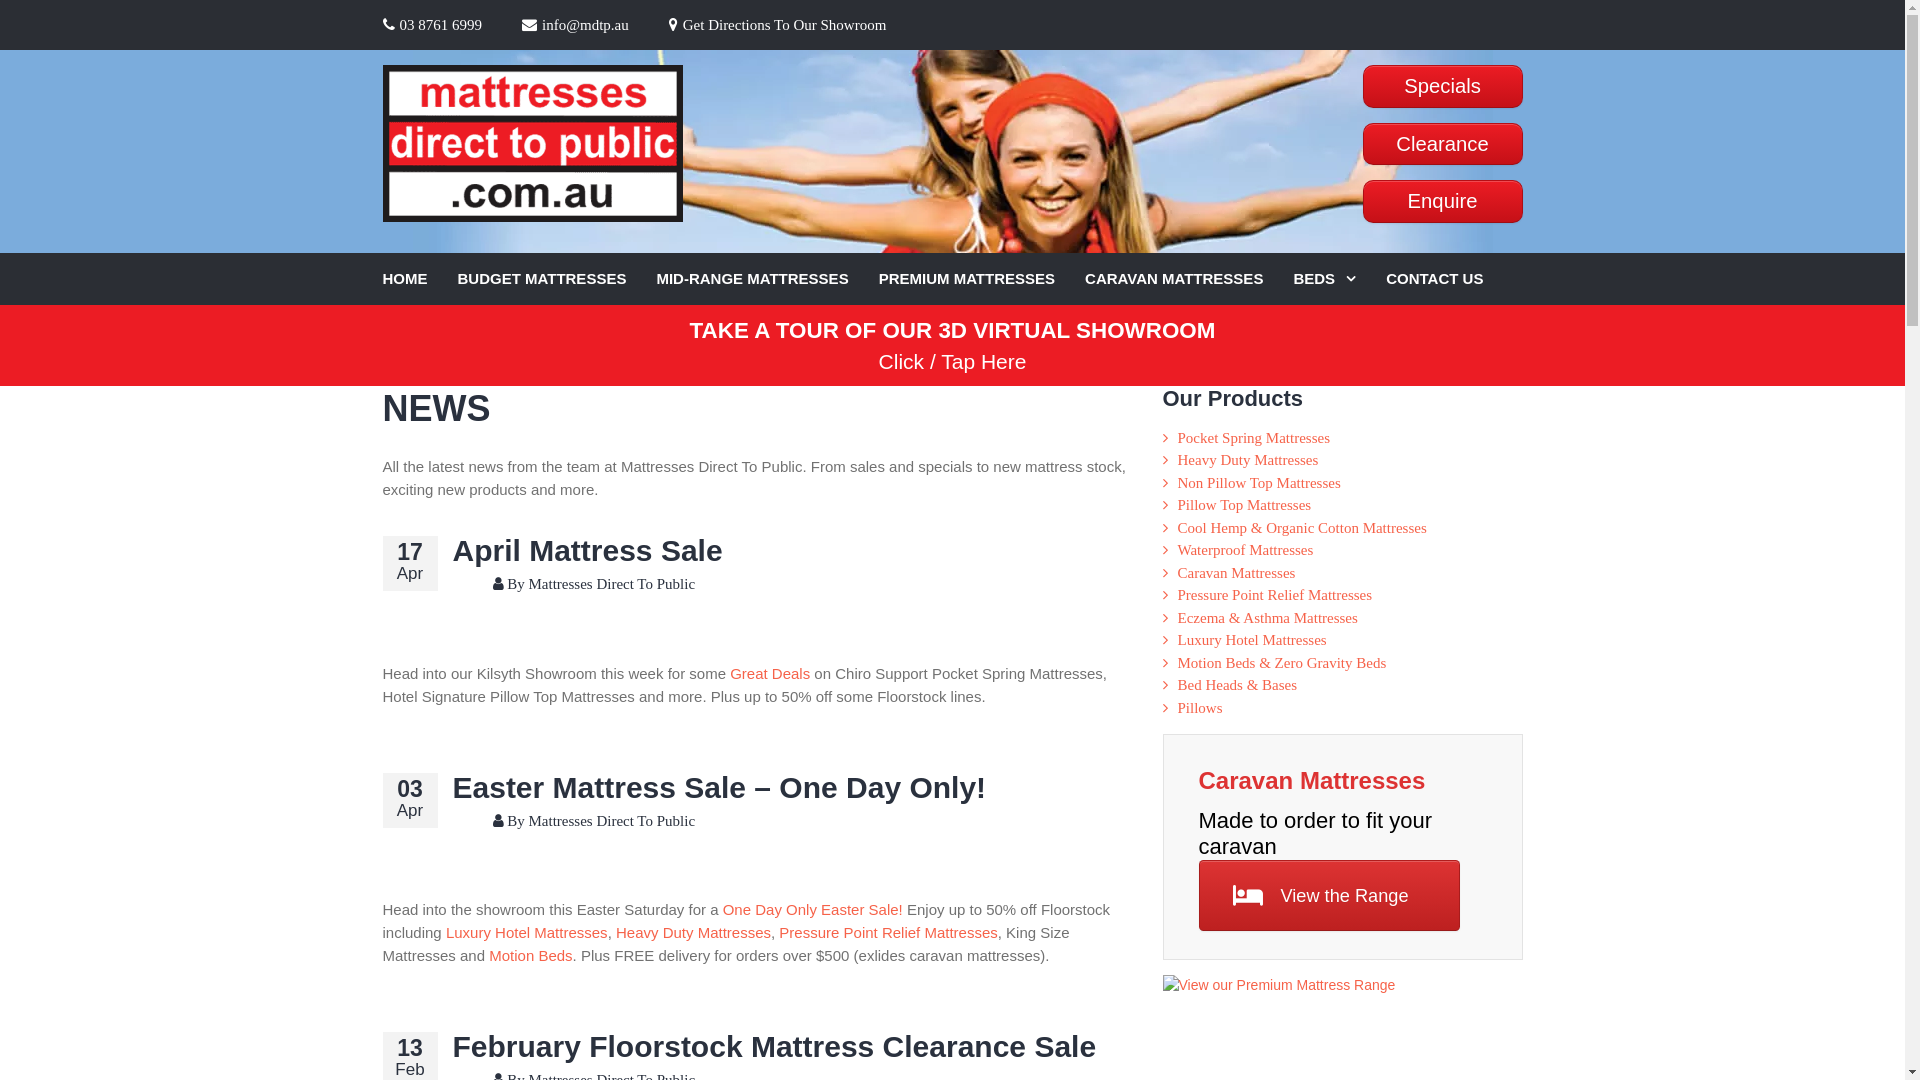 The width and height of the screenshot is (1920, 1080). I want to click on 'Enquire', so click(1361, 201).